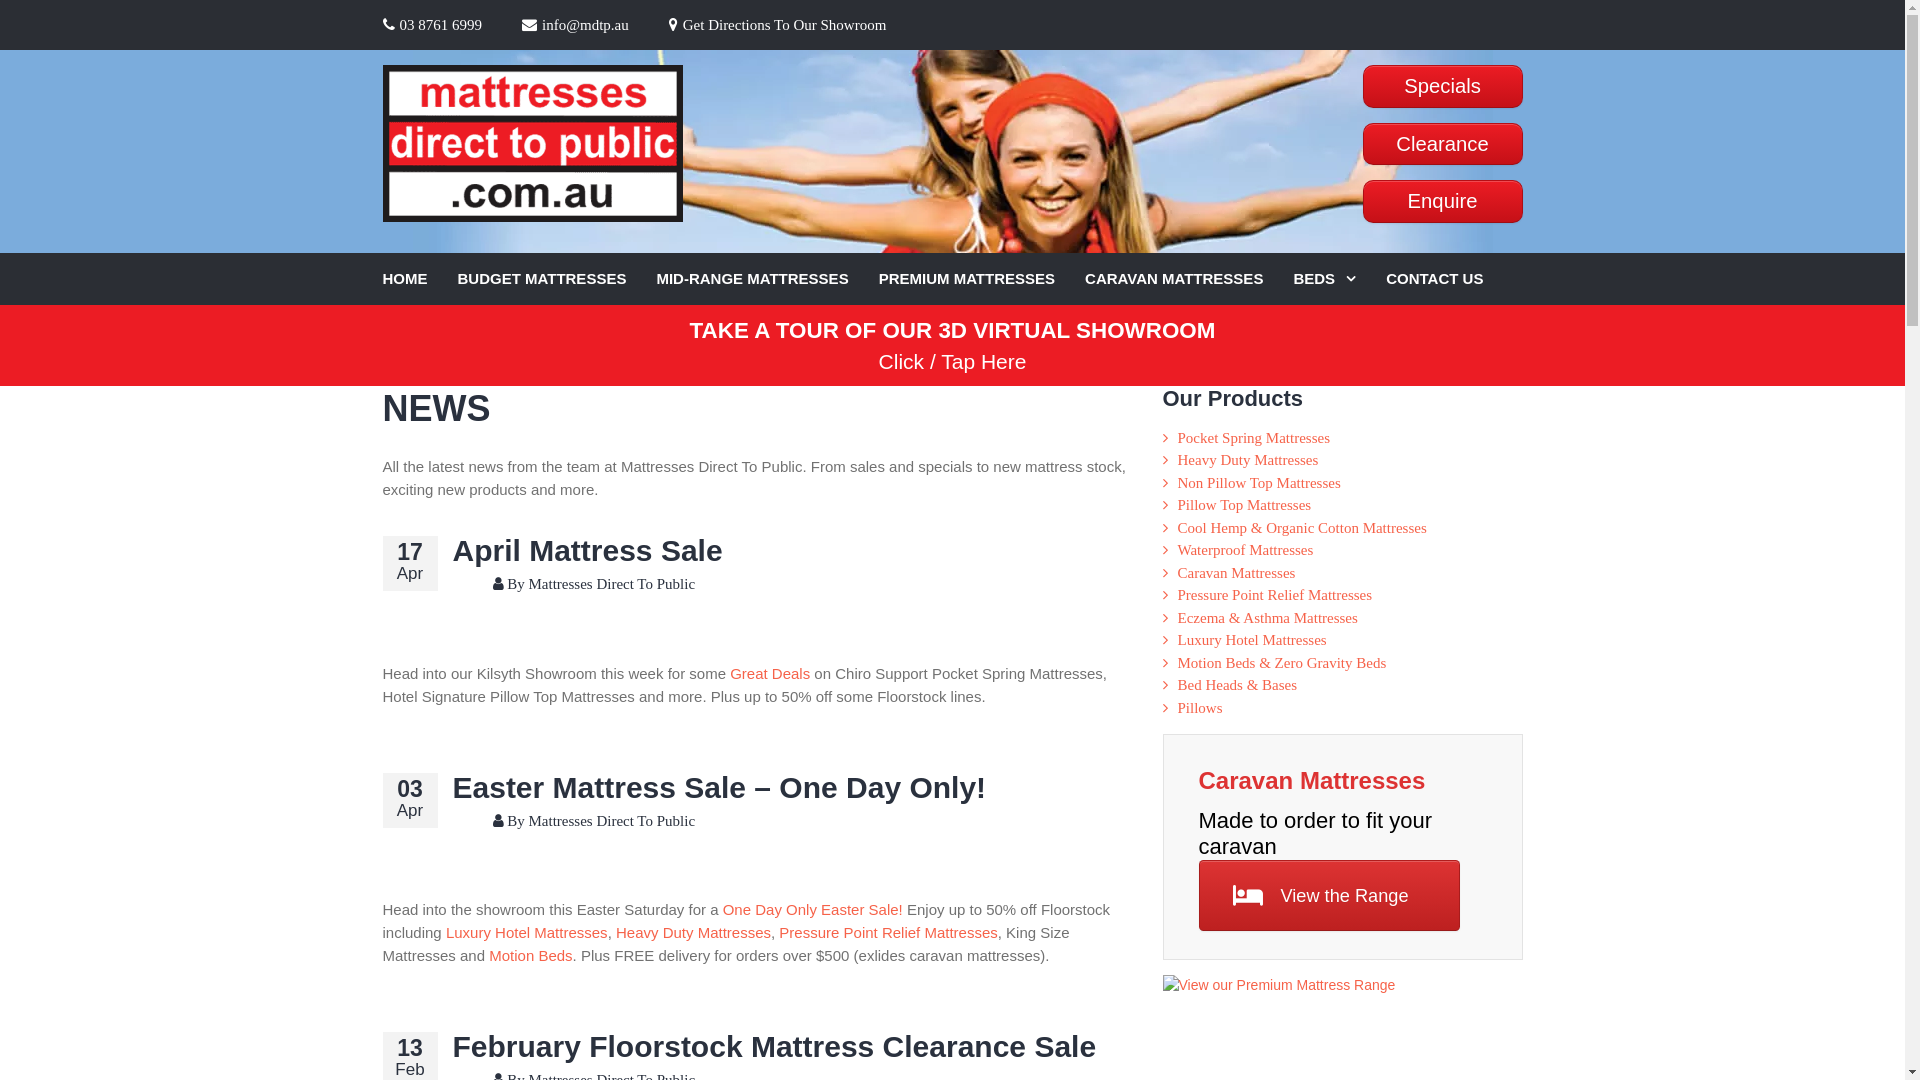 The width and height of the screenshot is (1920, 1080). I want to click on 'Enquire', so click(1361, 201).